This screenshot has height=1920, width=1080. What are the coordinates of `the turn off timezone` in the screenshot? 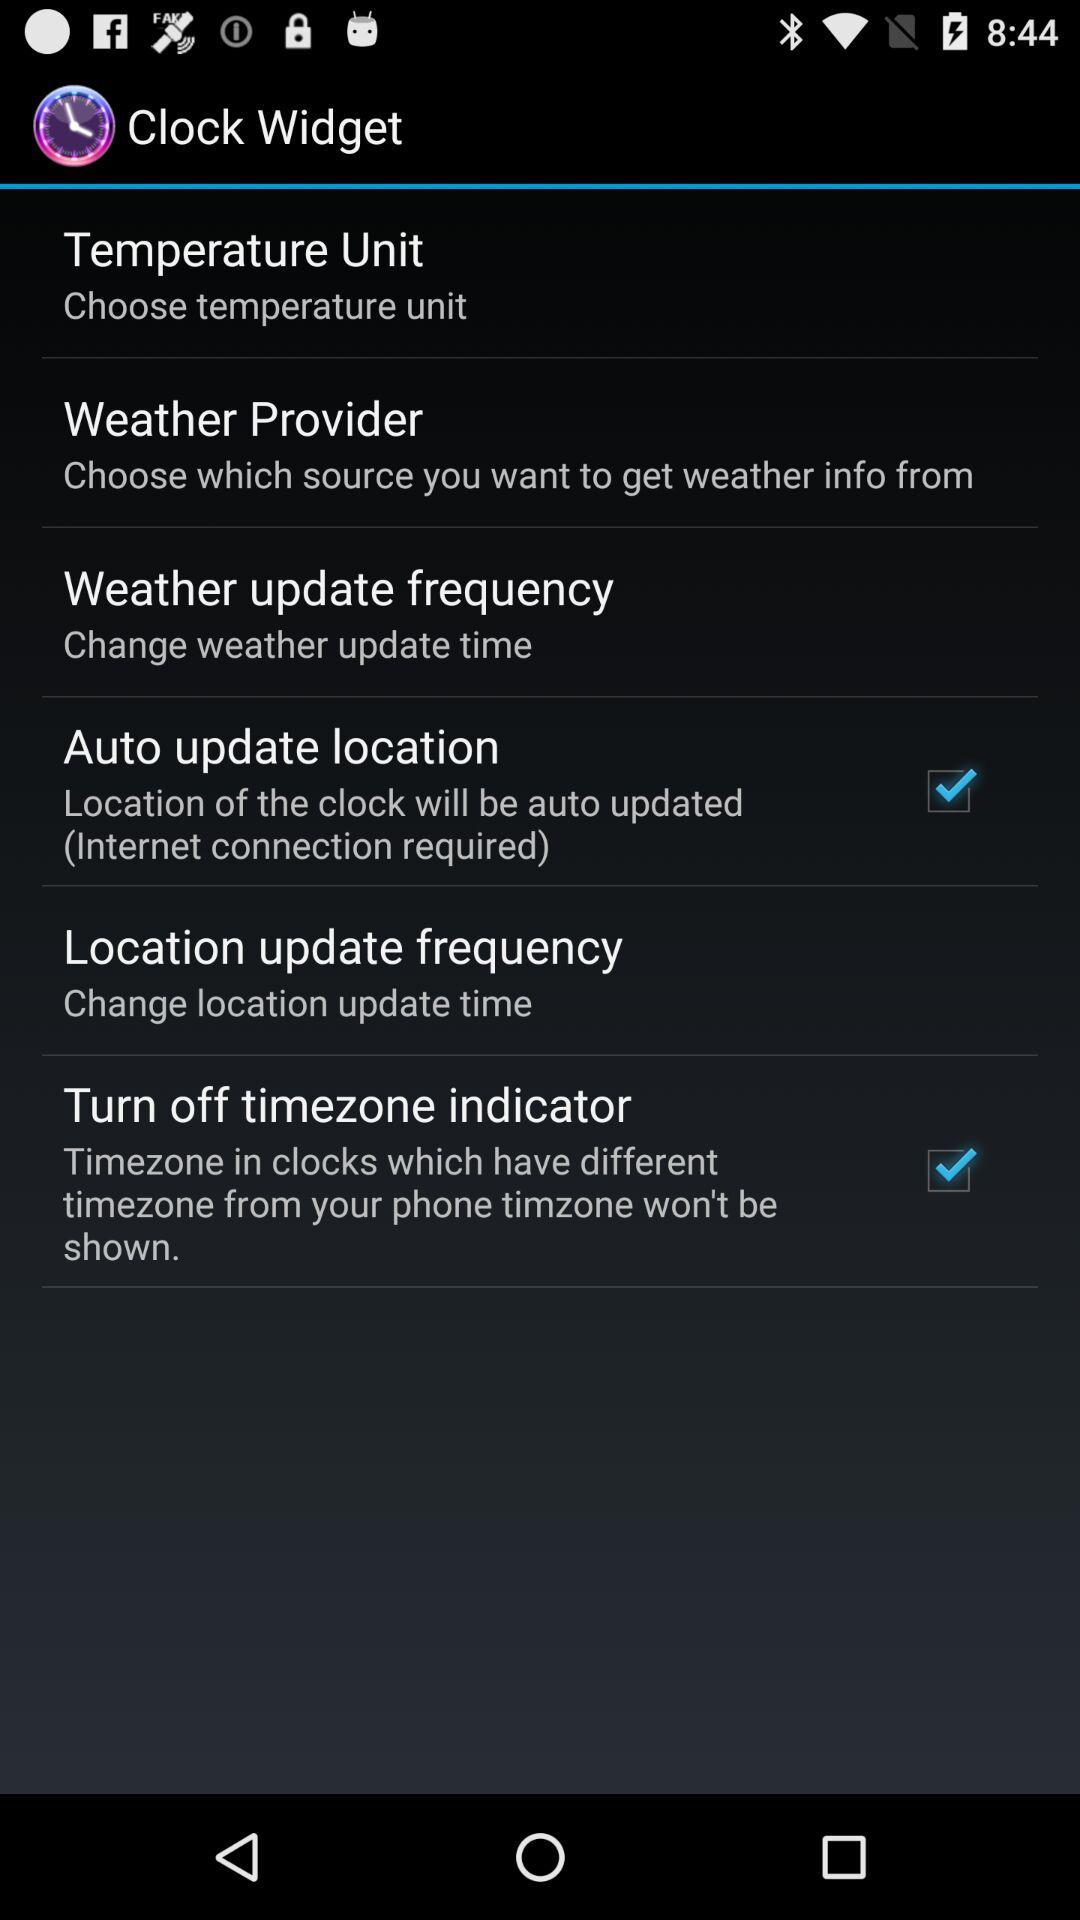 It's located at (346, 1102).